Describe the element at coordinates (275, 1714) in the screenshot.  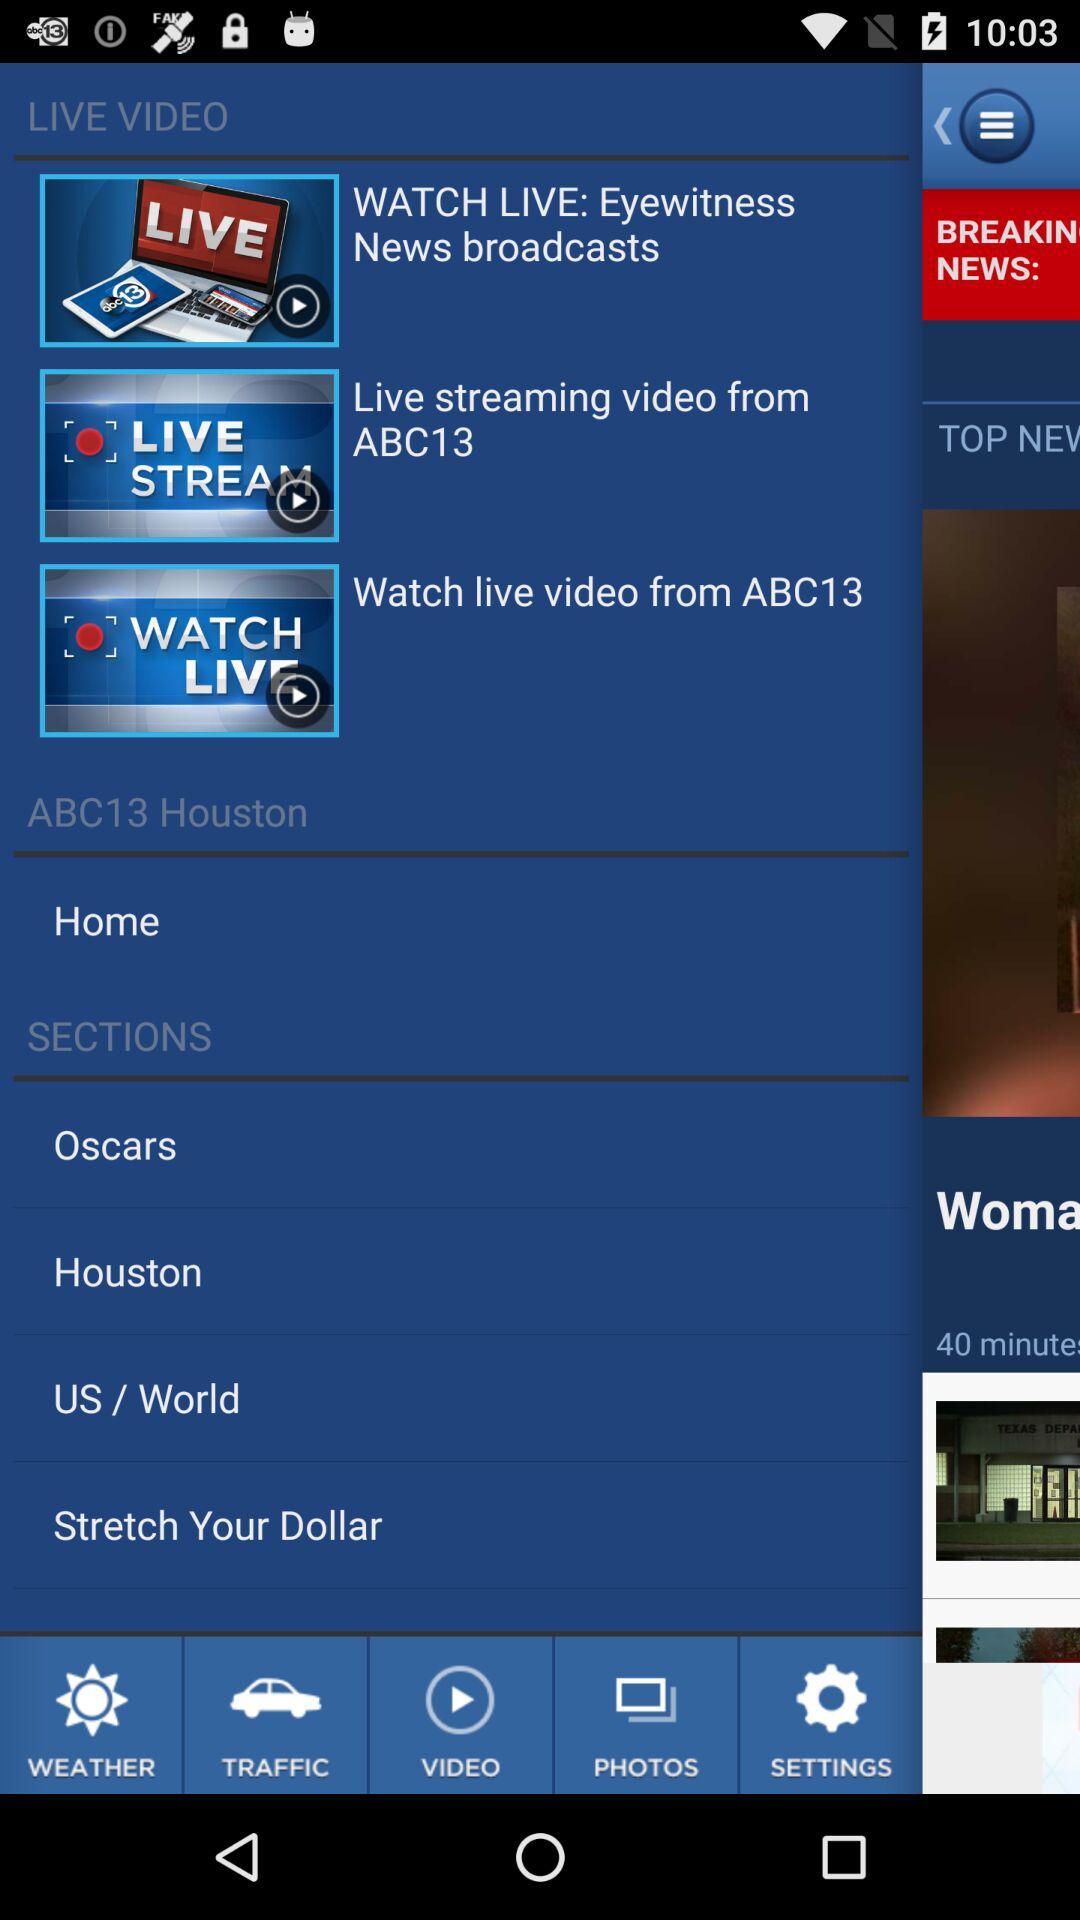
I see `switch tab` at that location.